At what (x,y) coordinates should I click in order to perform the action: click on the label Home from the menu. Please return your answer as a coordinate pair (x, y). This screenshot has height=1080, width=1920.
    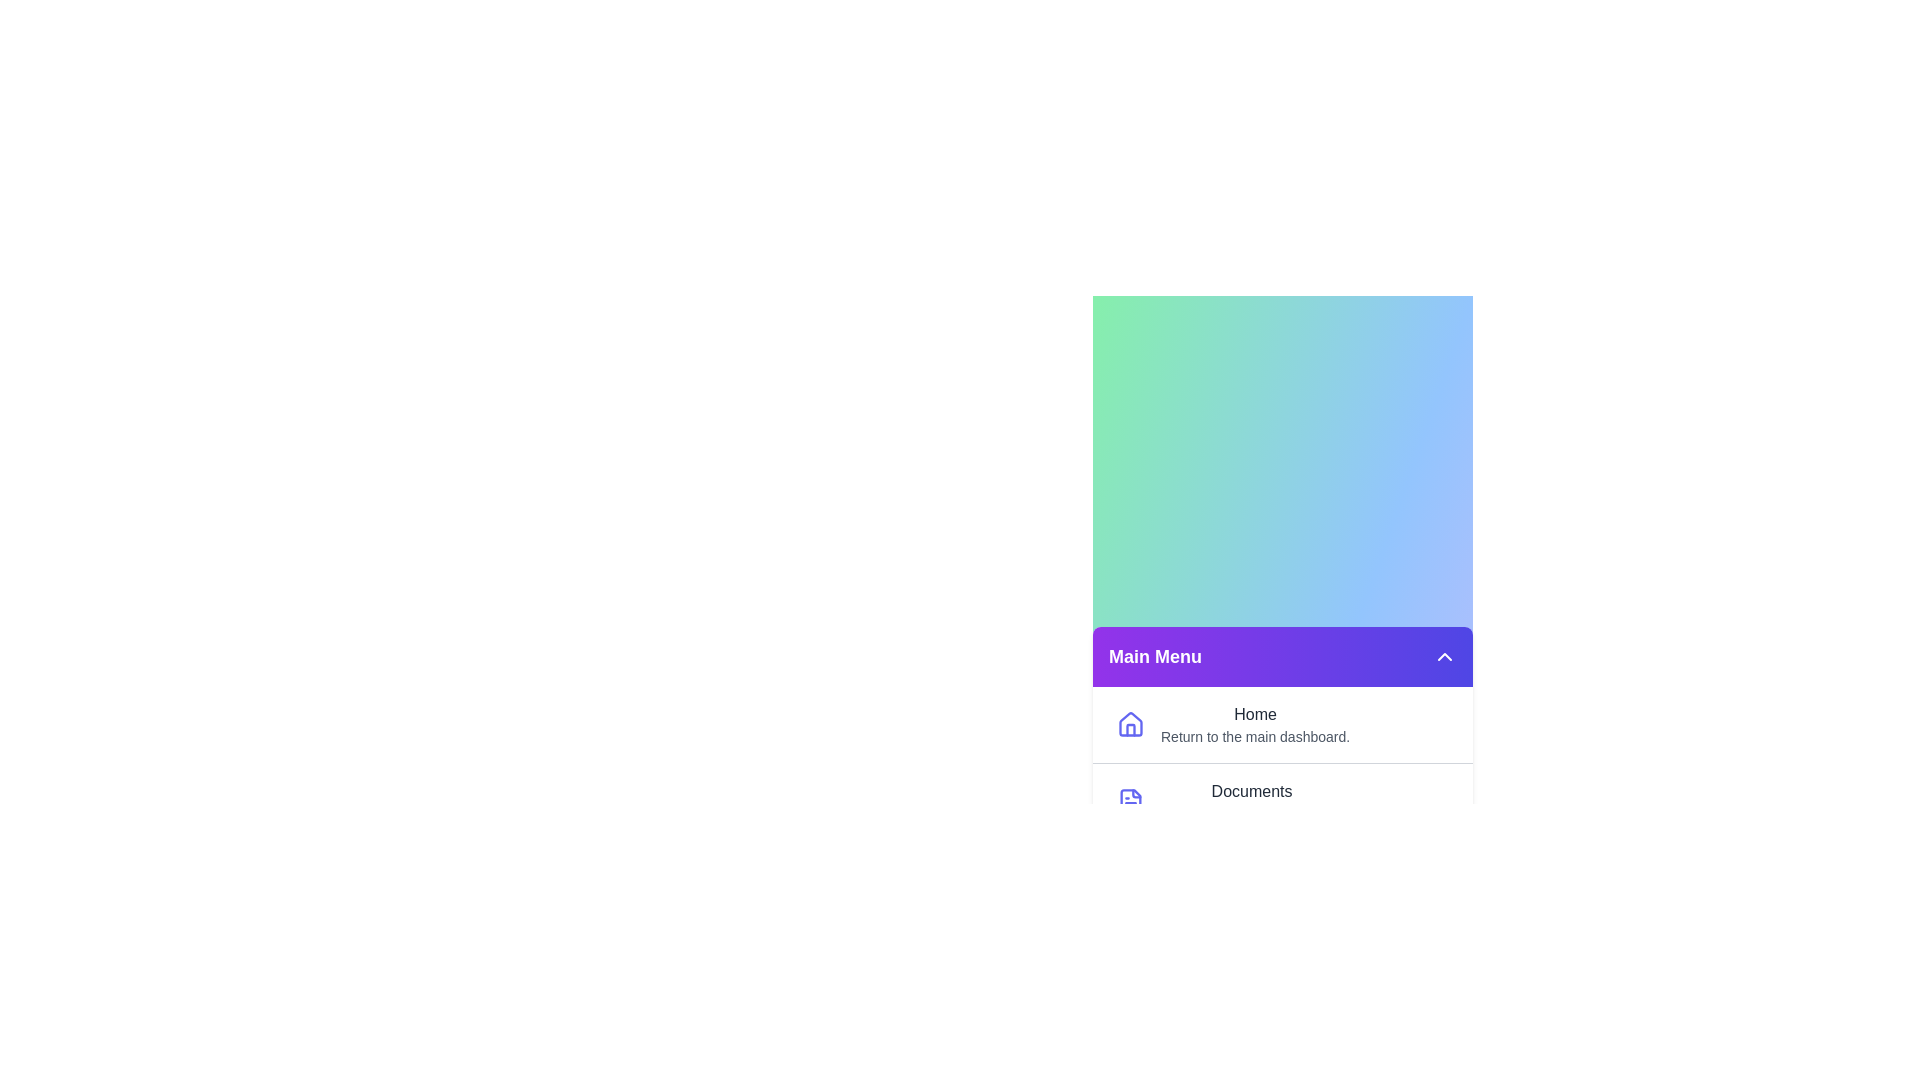
    Looking at the image, I should click on (1254, 724).